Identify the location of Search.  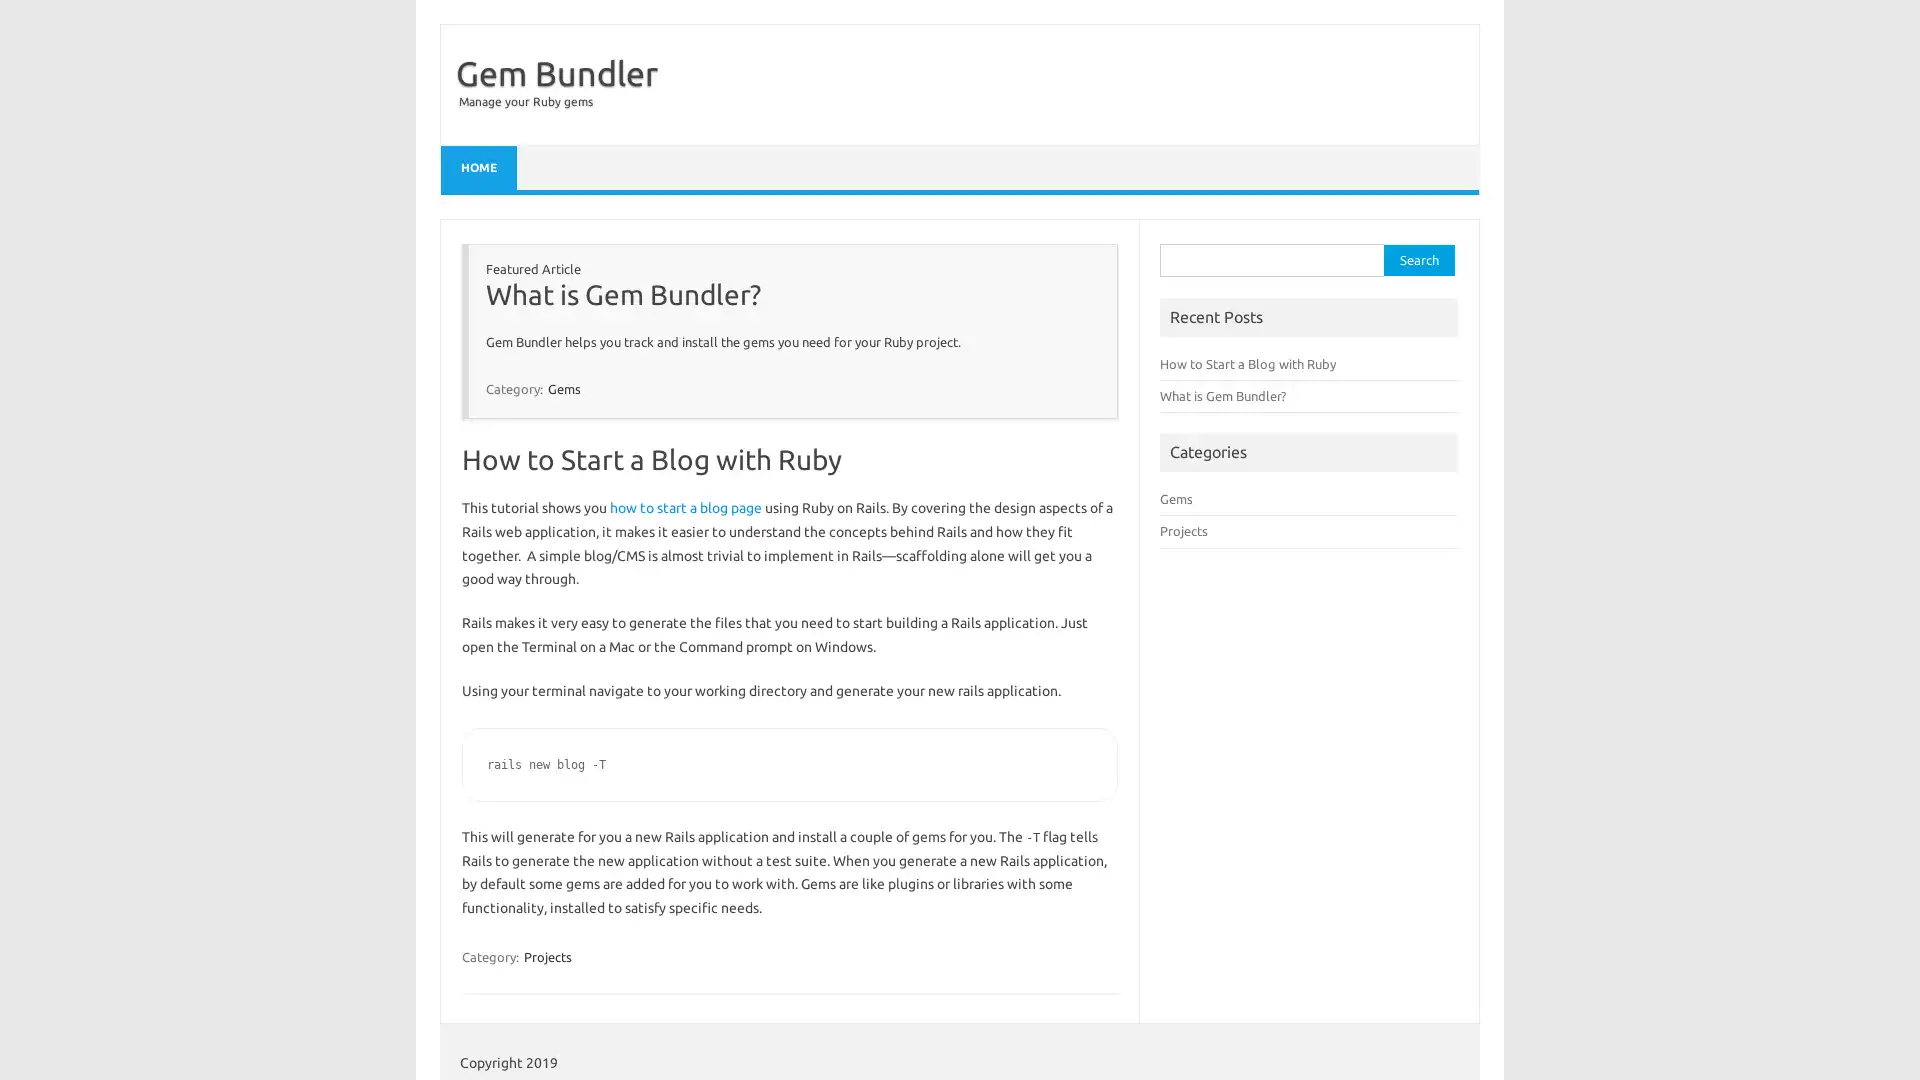
(1418, 259).